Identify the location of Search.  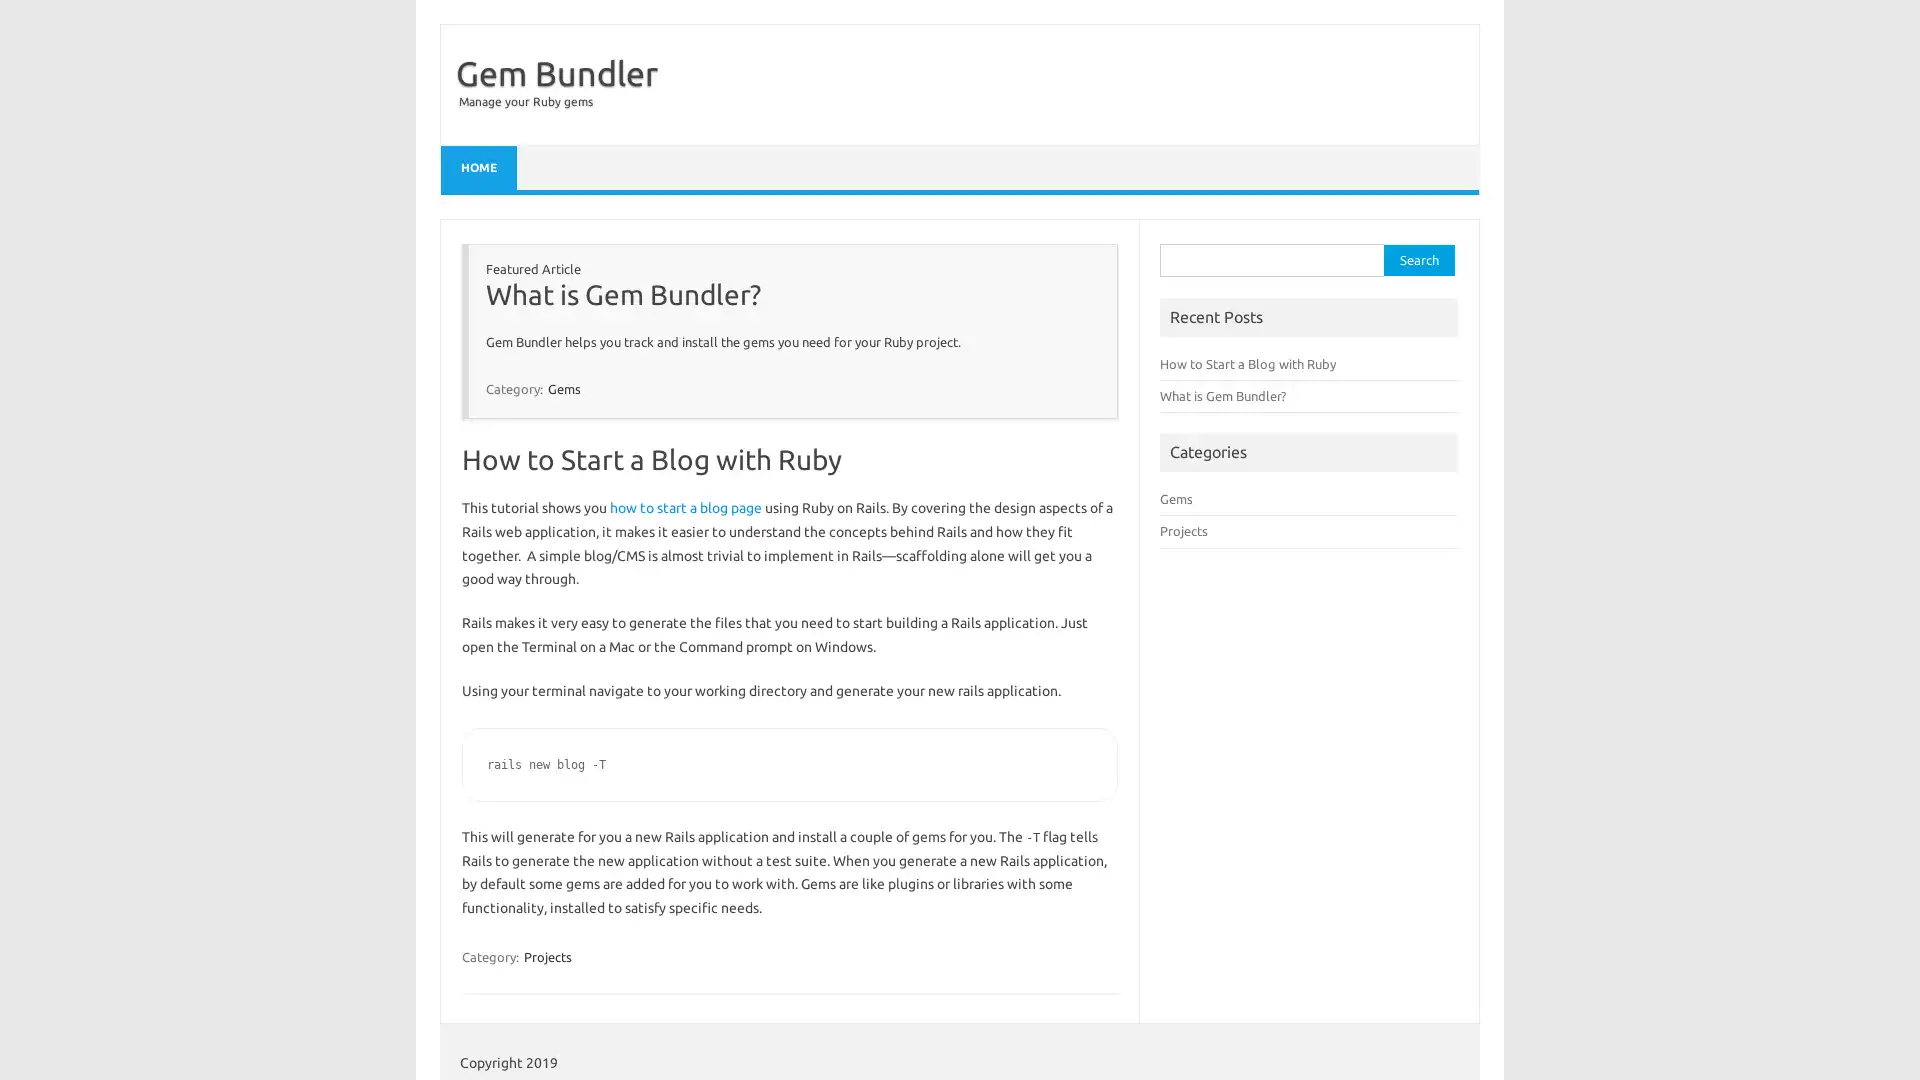
(1418, 259).